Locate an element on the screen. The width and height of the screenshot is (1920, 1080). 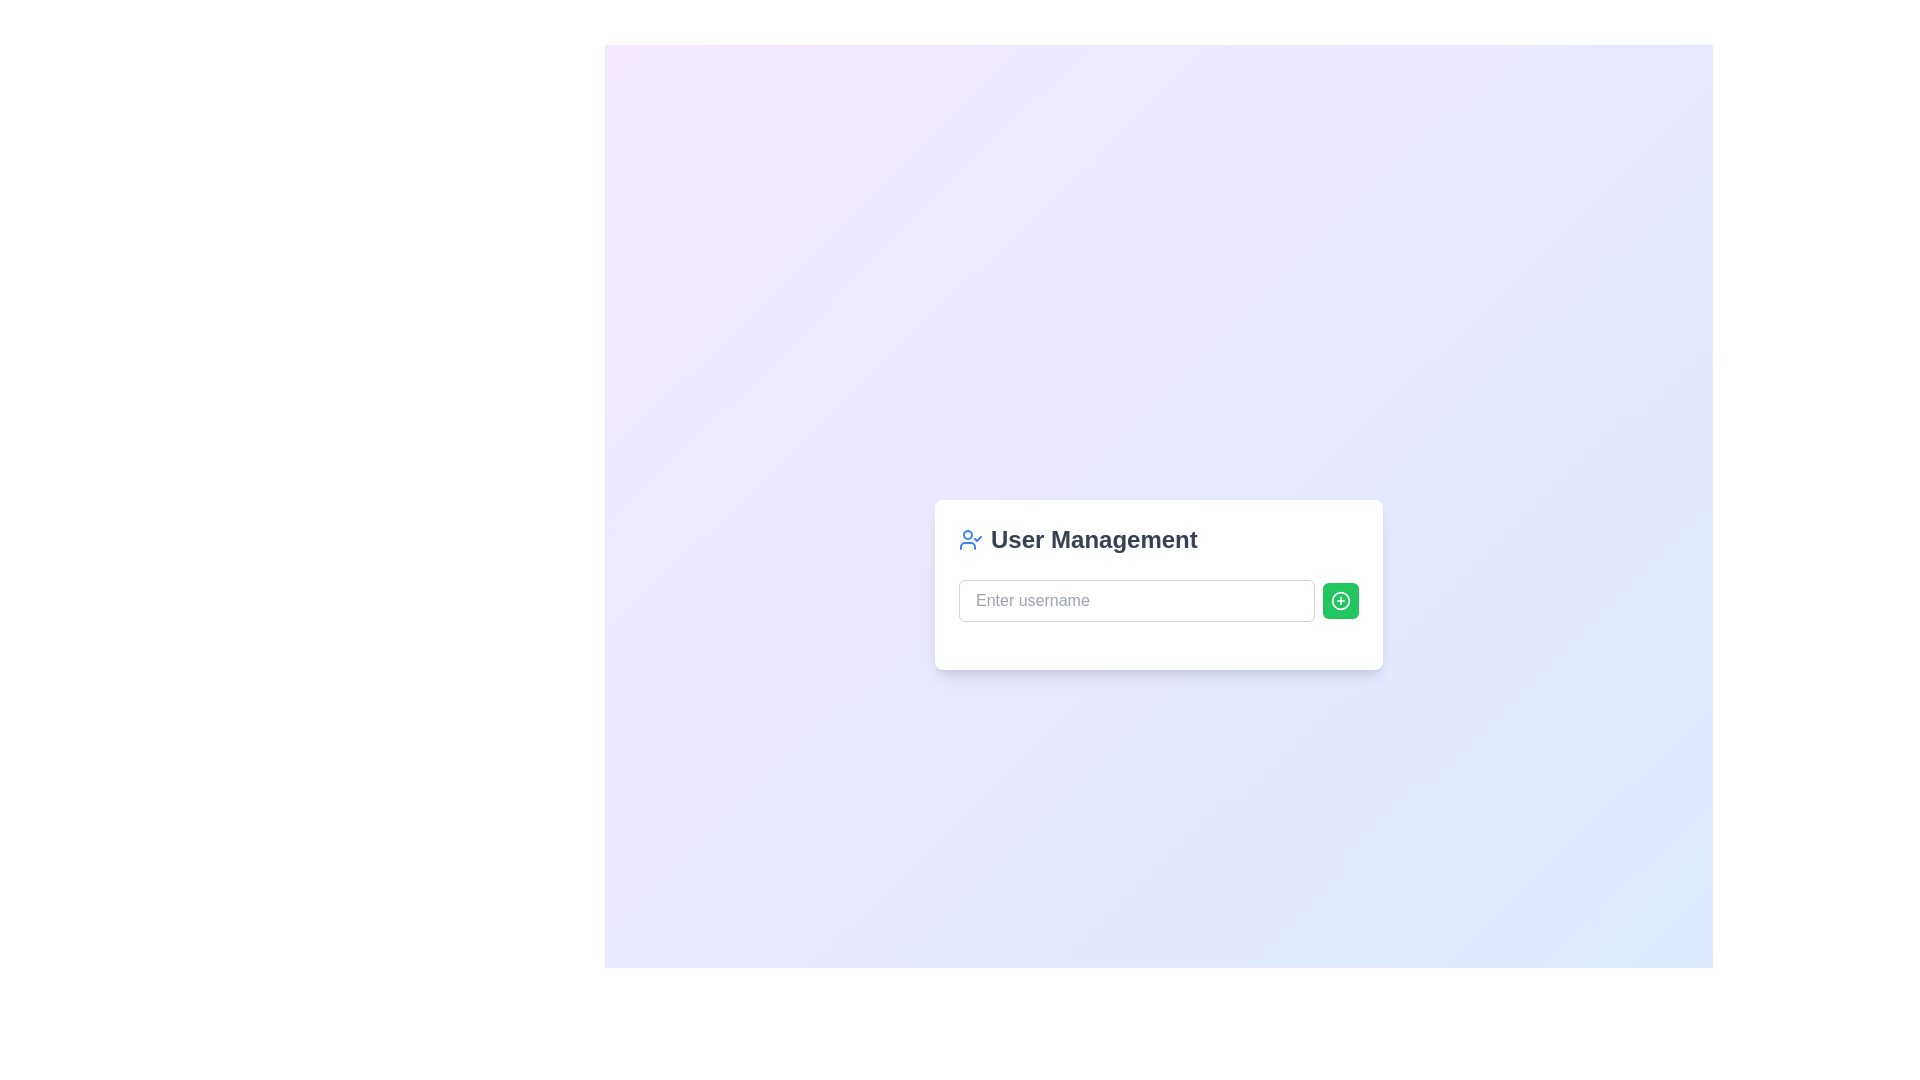
the action icon embedded in the green button is located at coordinates (1340, 600).